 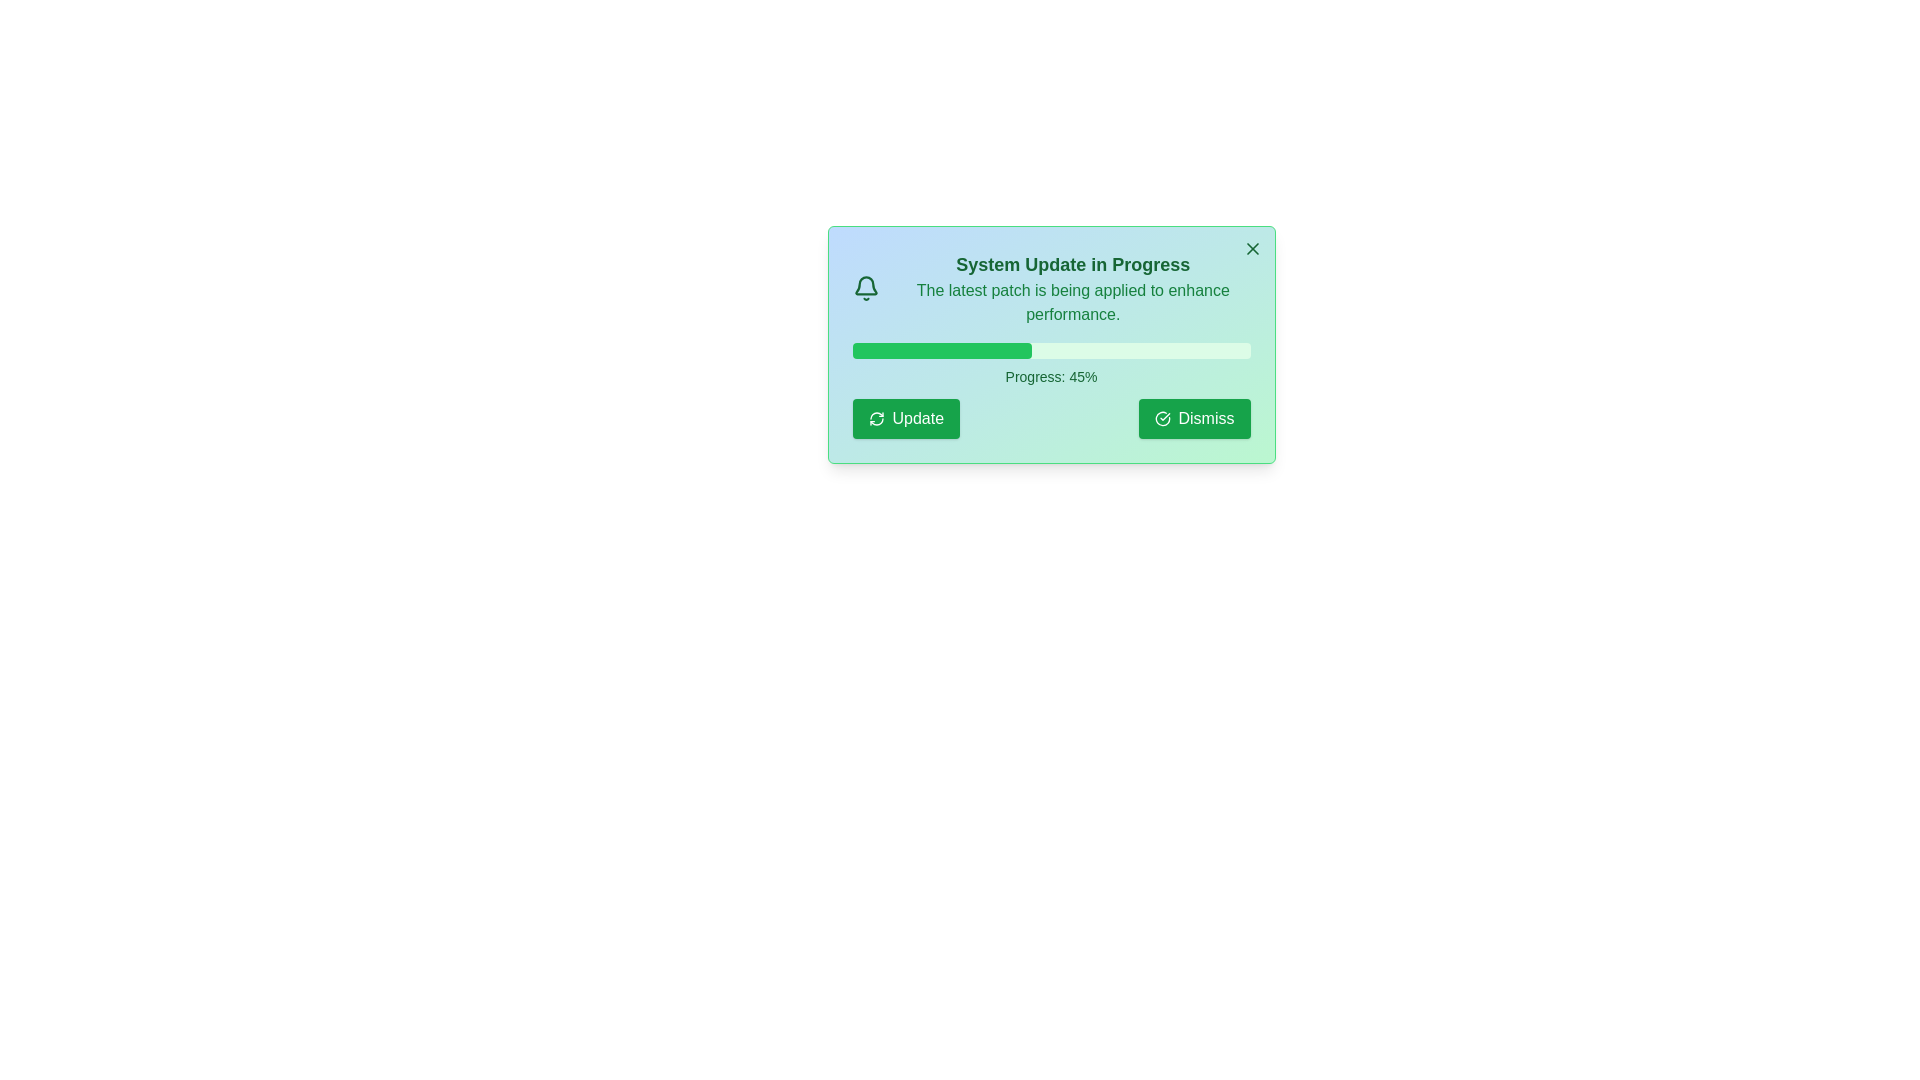 I want to click on the progress bar to 55% by adjusting its width, so click(x=1070, y=350).